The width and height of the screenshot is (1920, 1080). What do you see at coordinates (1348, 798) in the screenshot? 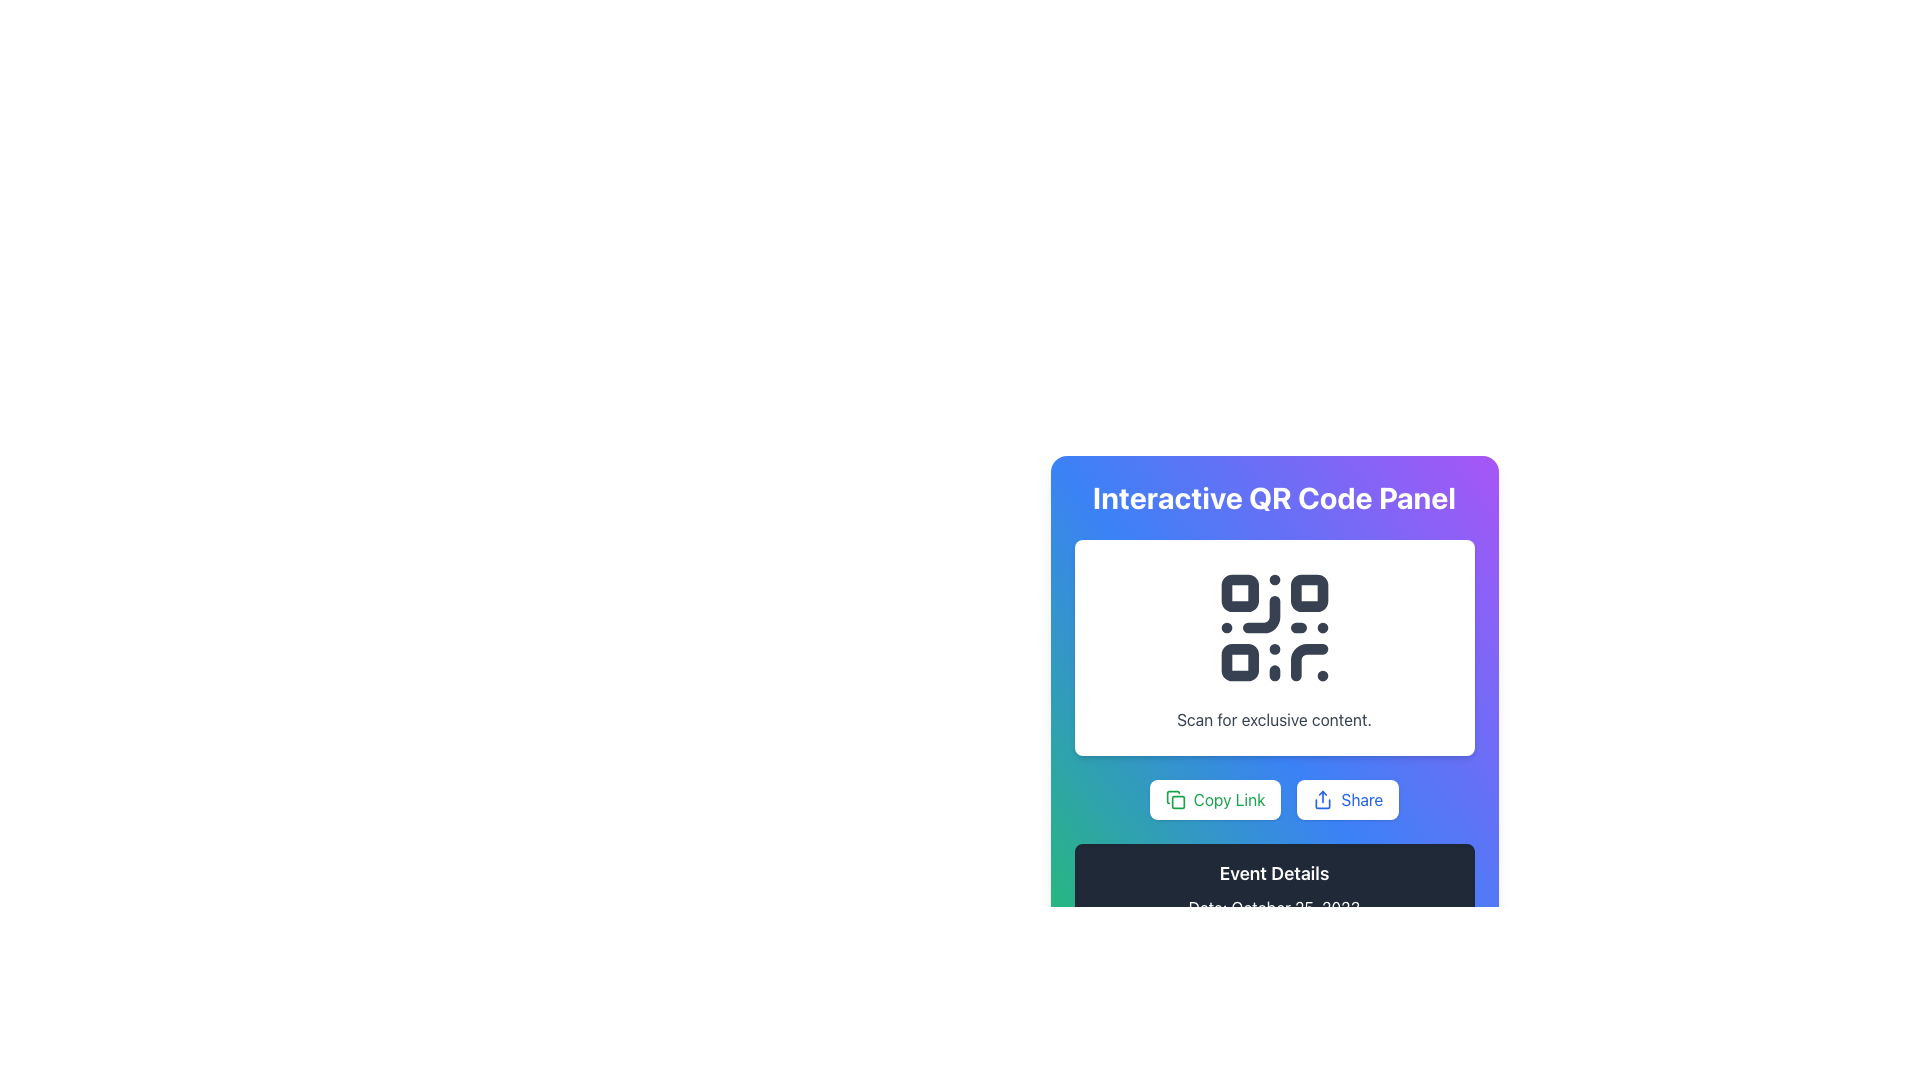
I see `the 'Share' button, which has a white background, rounded corners, and displays a blue outlined upward arrow icon next to the text 'Share', located in the 'Interactive QR Code Panel'` at bounding box center [1348, 798].